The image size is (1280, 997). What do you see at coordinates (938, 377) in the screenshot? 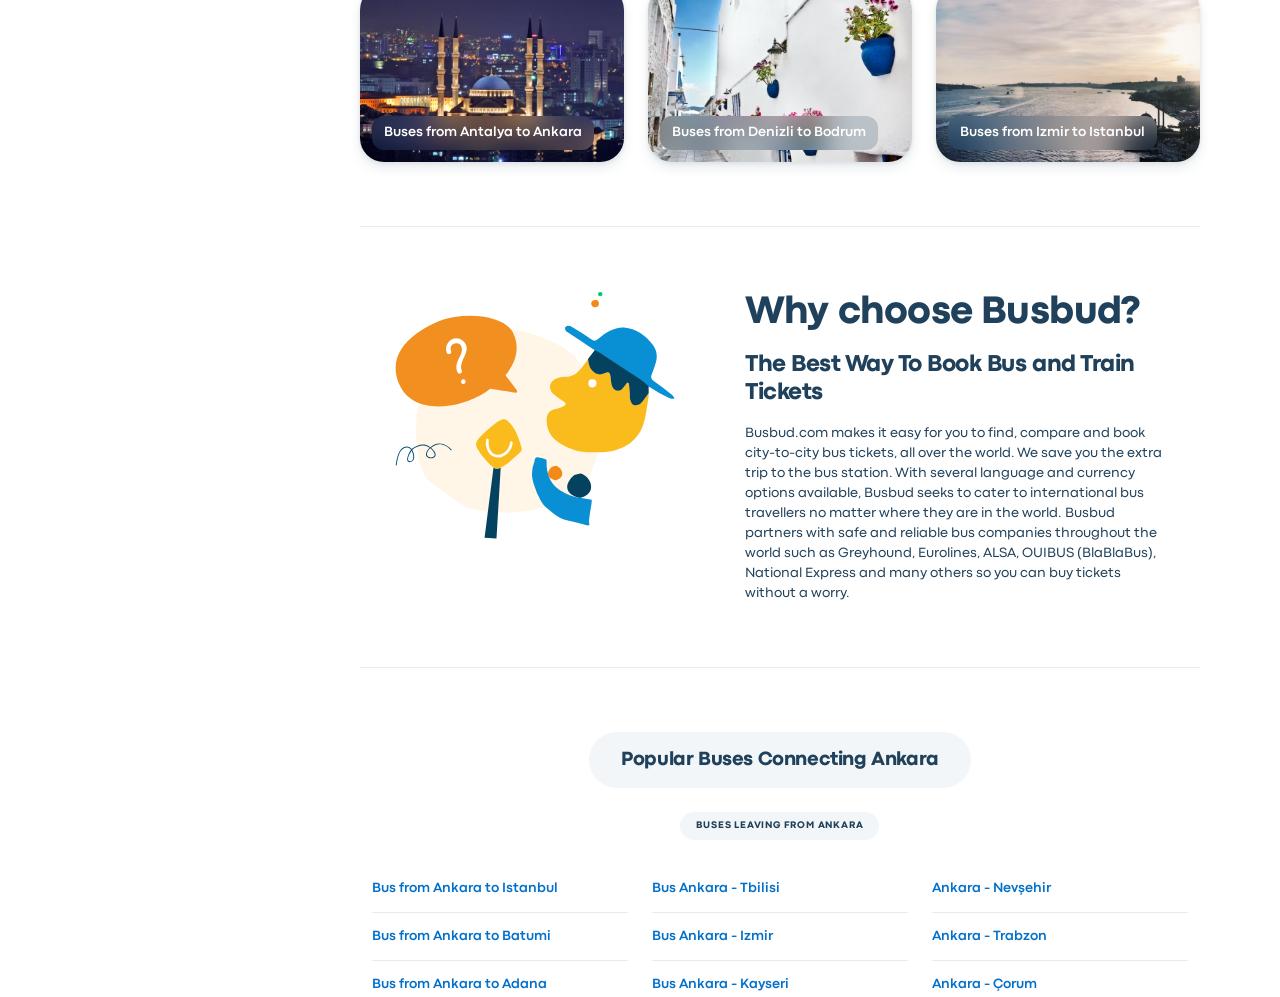
I see `'The Best Way To Book Bus and Train Tickets'` at bounding box center [938, 377].